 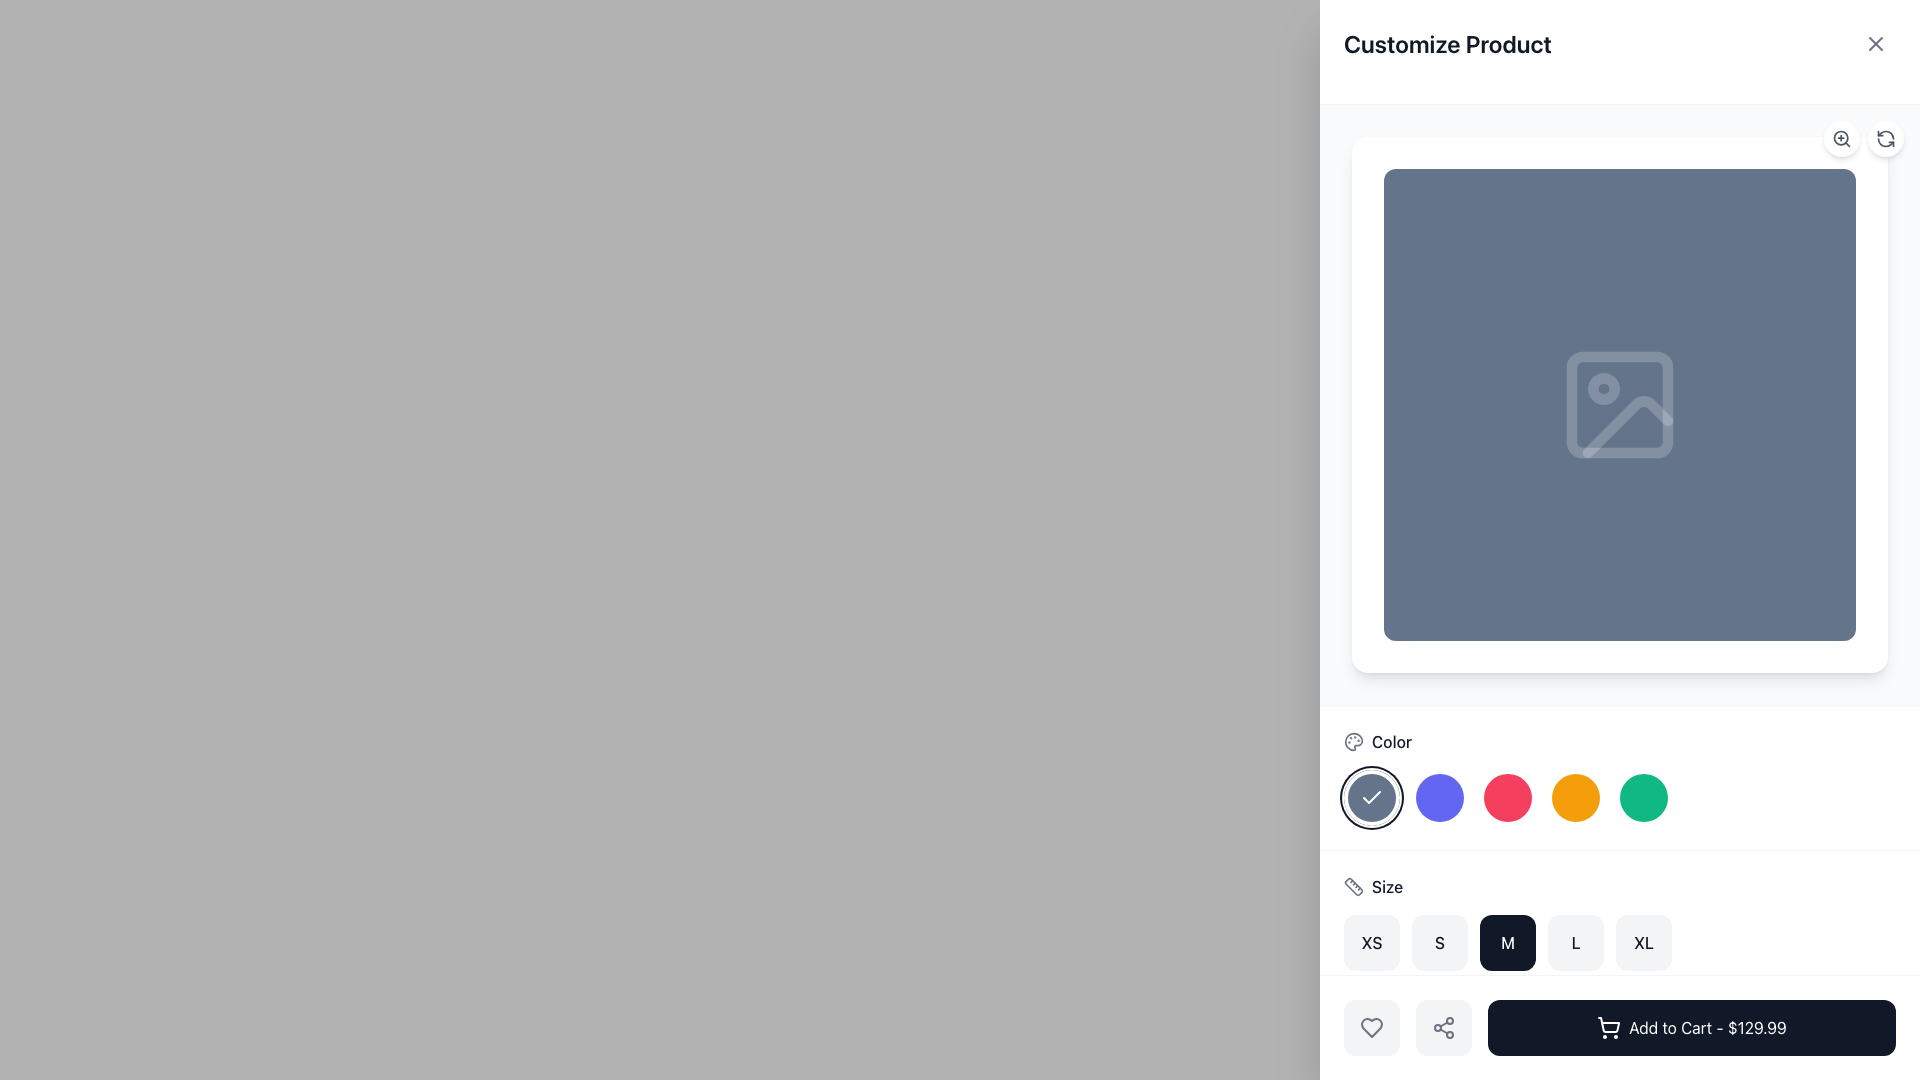 What do you see at coordinates (1875, 43) in the screenshot?
I see `the close button located in the top-right corner of the 'Customize Product' section` at bounding box center [1875, 43].